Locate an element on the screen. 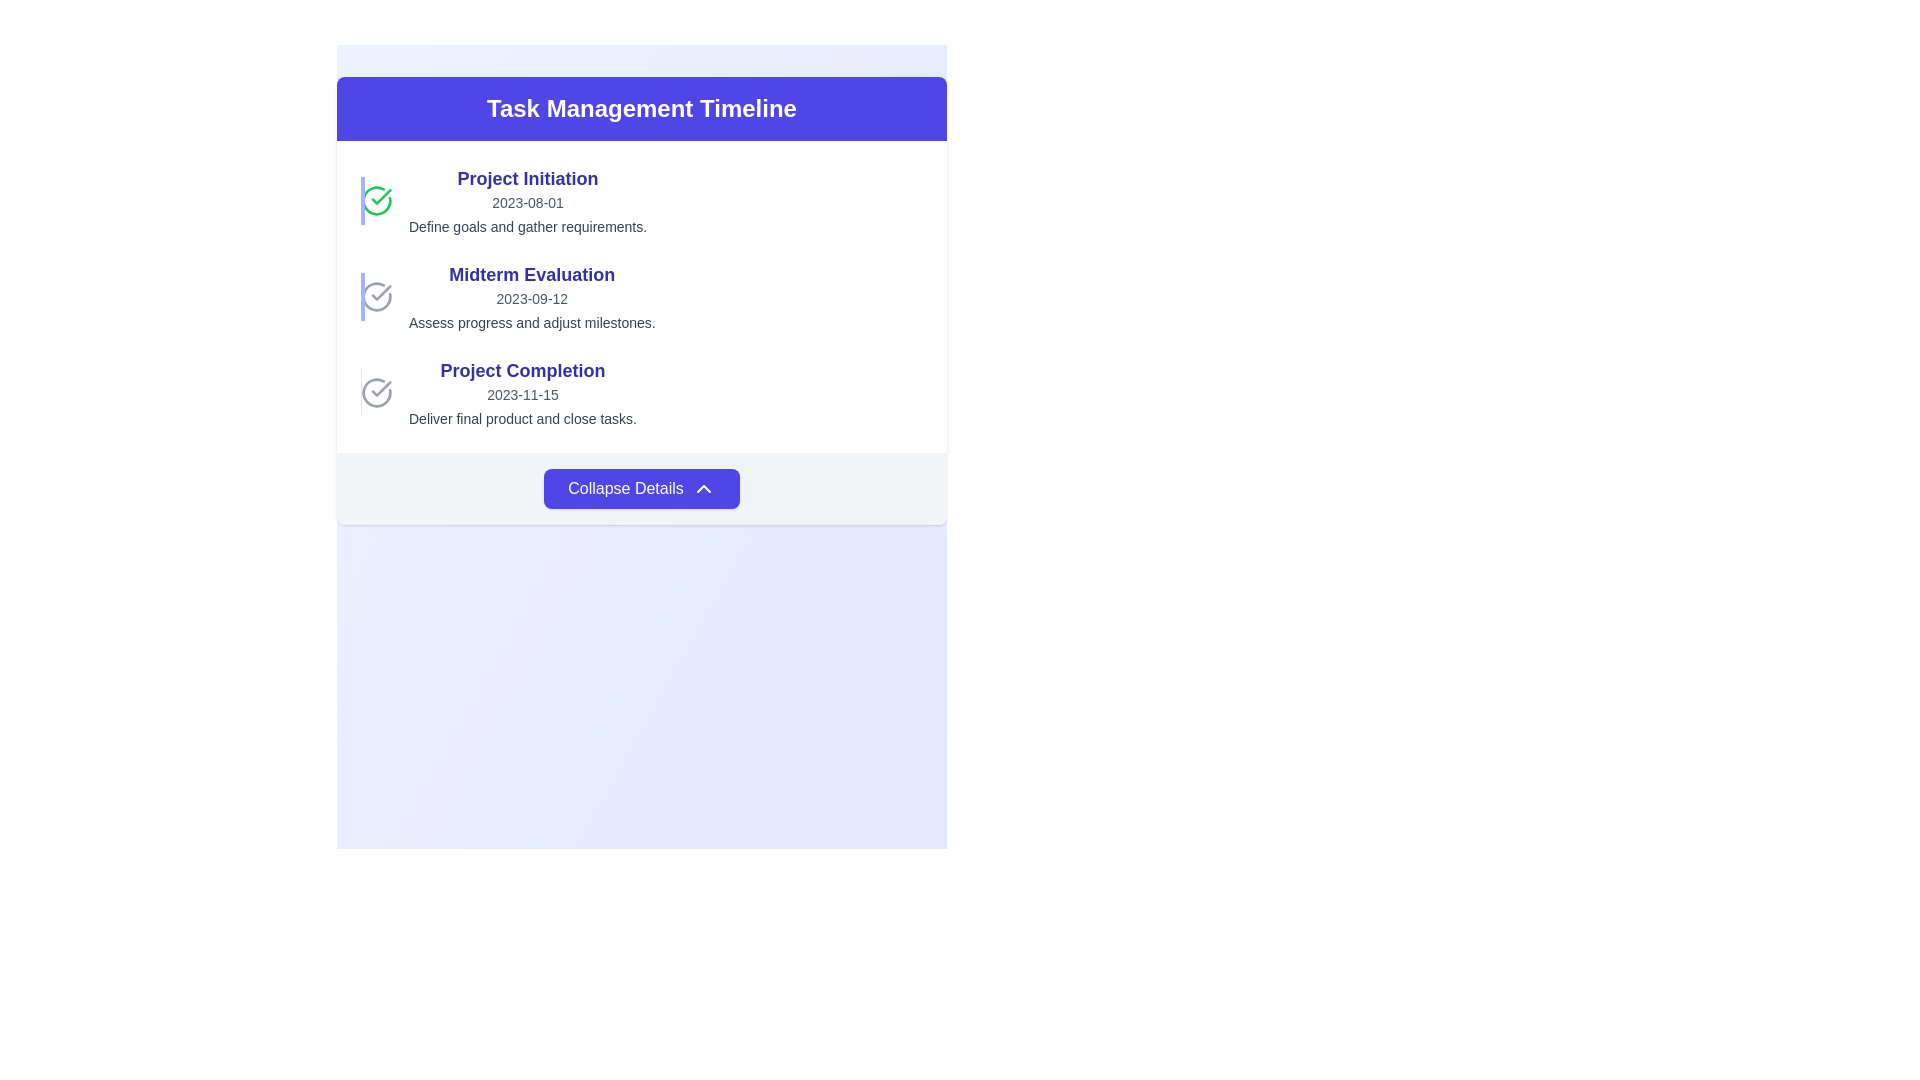 The width and height of the screenshot is (1920, 1080). the Text Block displaying the task entry titled 'Project Completion', which includes the date '2023-11-15' and the description 'Deliver final product and close tasks.' is located at coordinates (523, 393).